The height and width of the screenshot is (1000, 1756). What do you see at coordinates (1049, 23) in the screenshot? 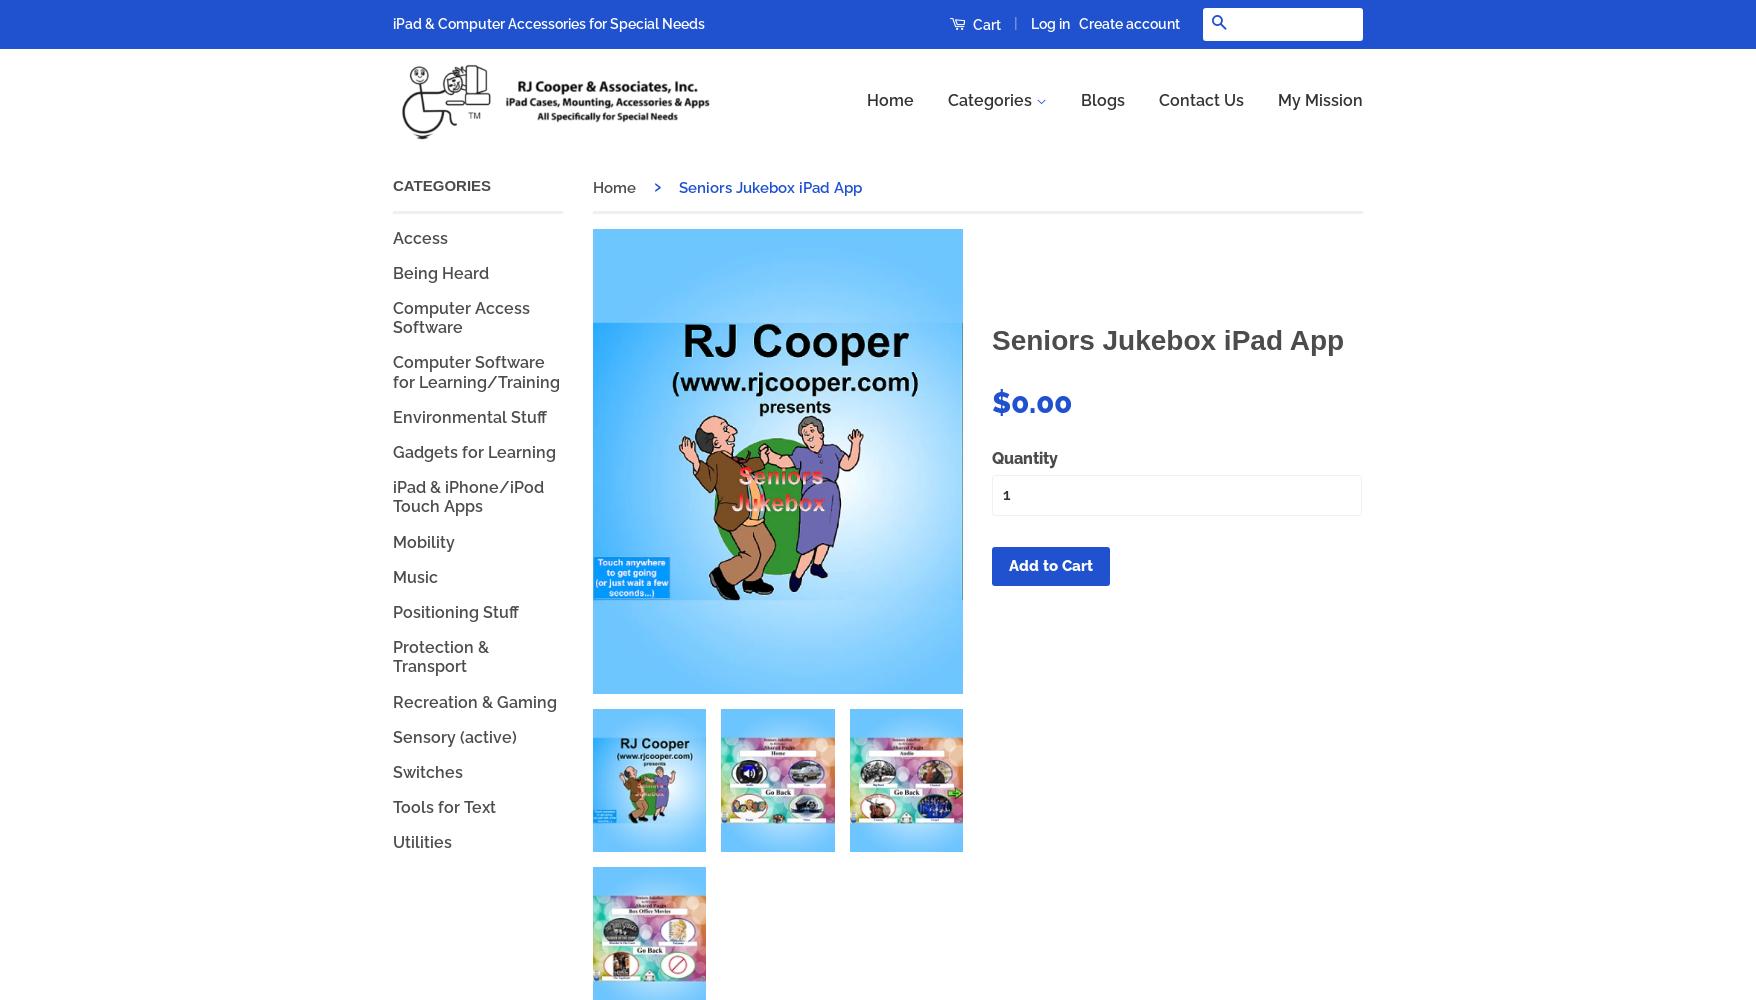
I see `'Log in'` at bounding box center [1049, 23].